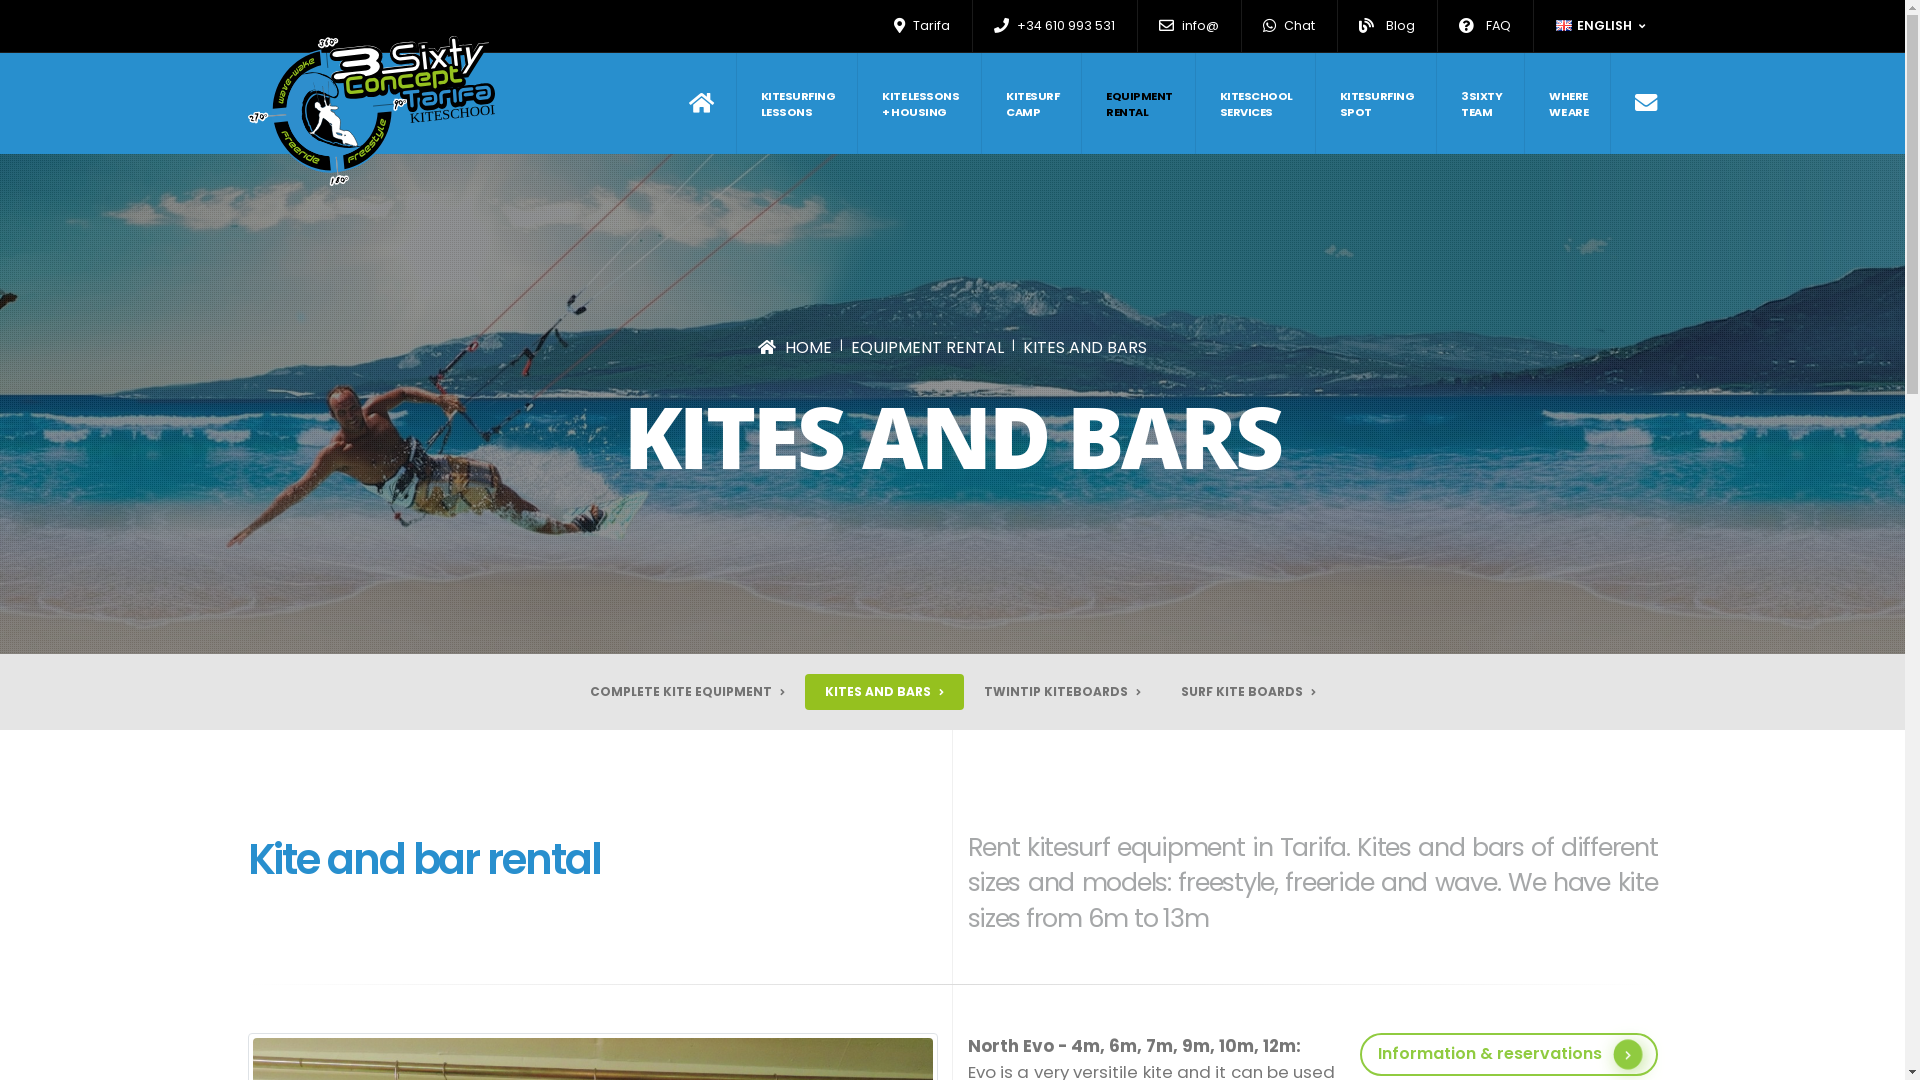 This screenshot has width=1920, height=1080. Describe the element at coordinates (1032, 103) in the screenshot. I see `'KITESURF CAMP'` at that location.